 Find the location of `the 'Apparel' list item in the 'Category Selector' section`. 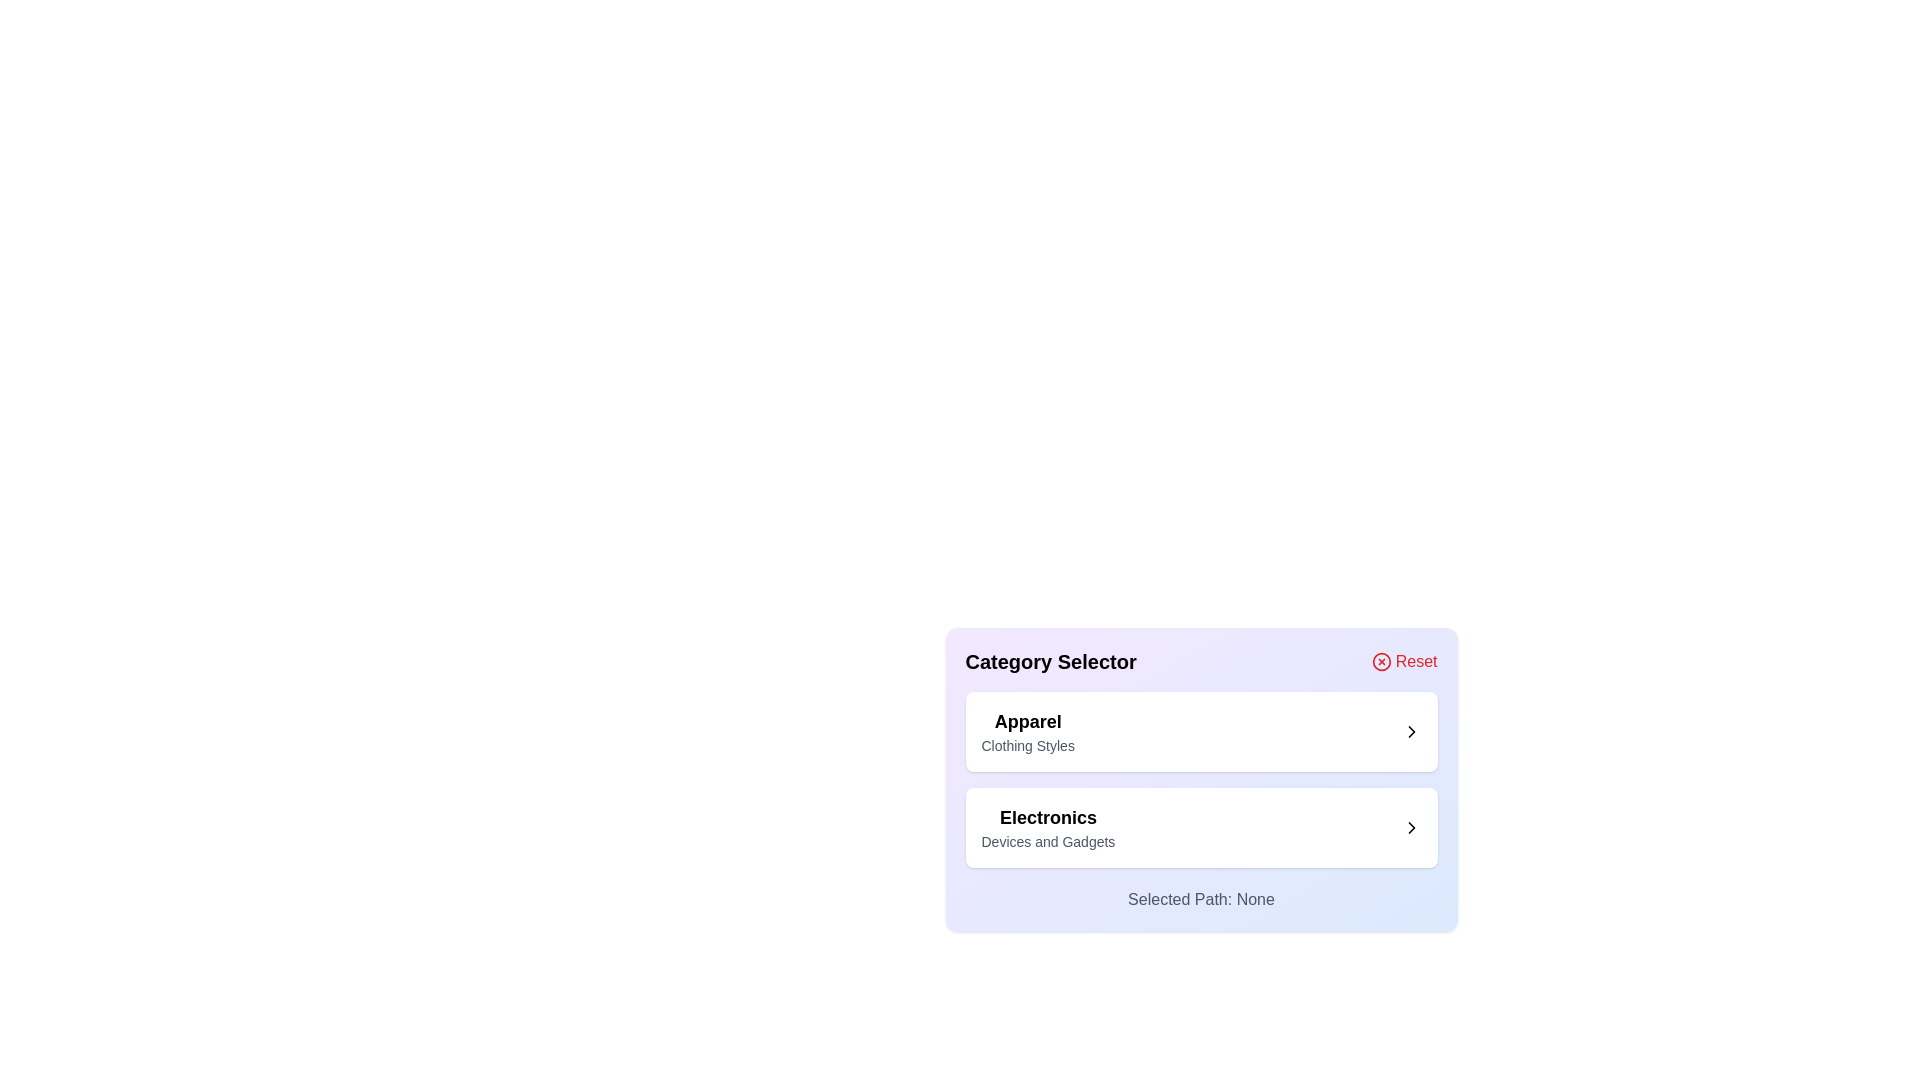

the 'Apparel' list item in the 'Category Selector' section is located at coordinates (1028, 732).